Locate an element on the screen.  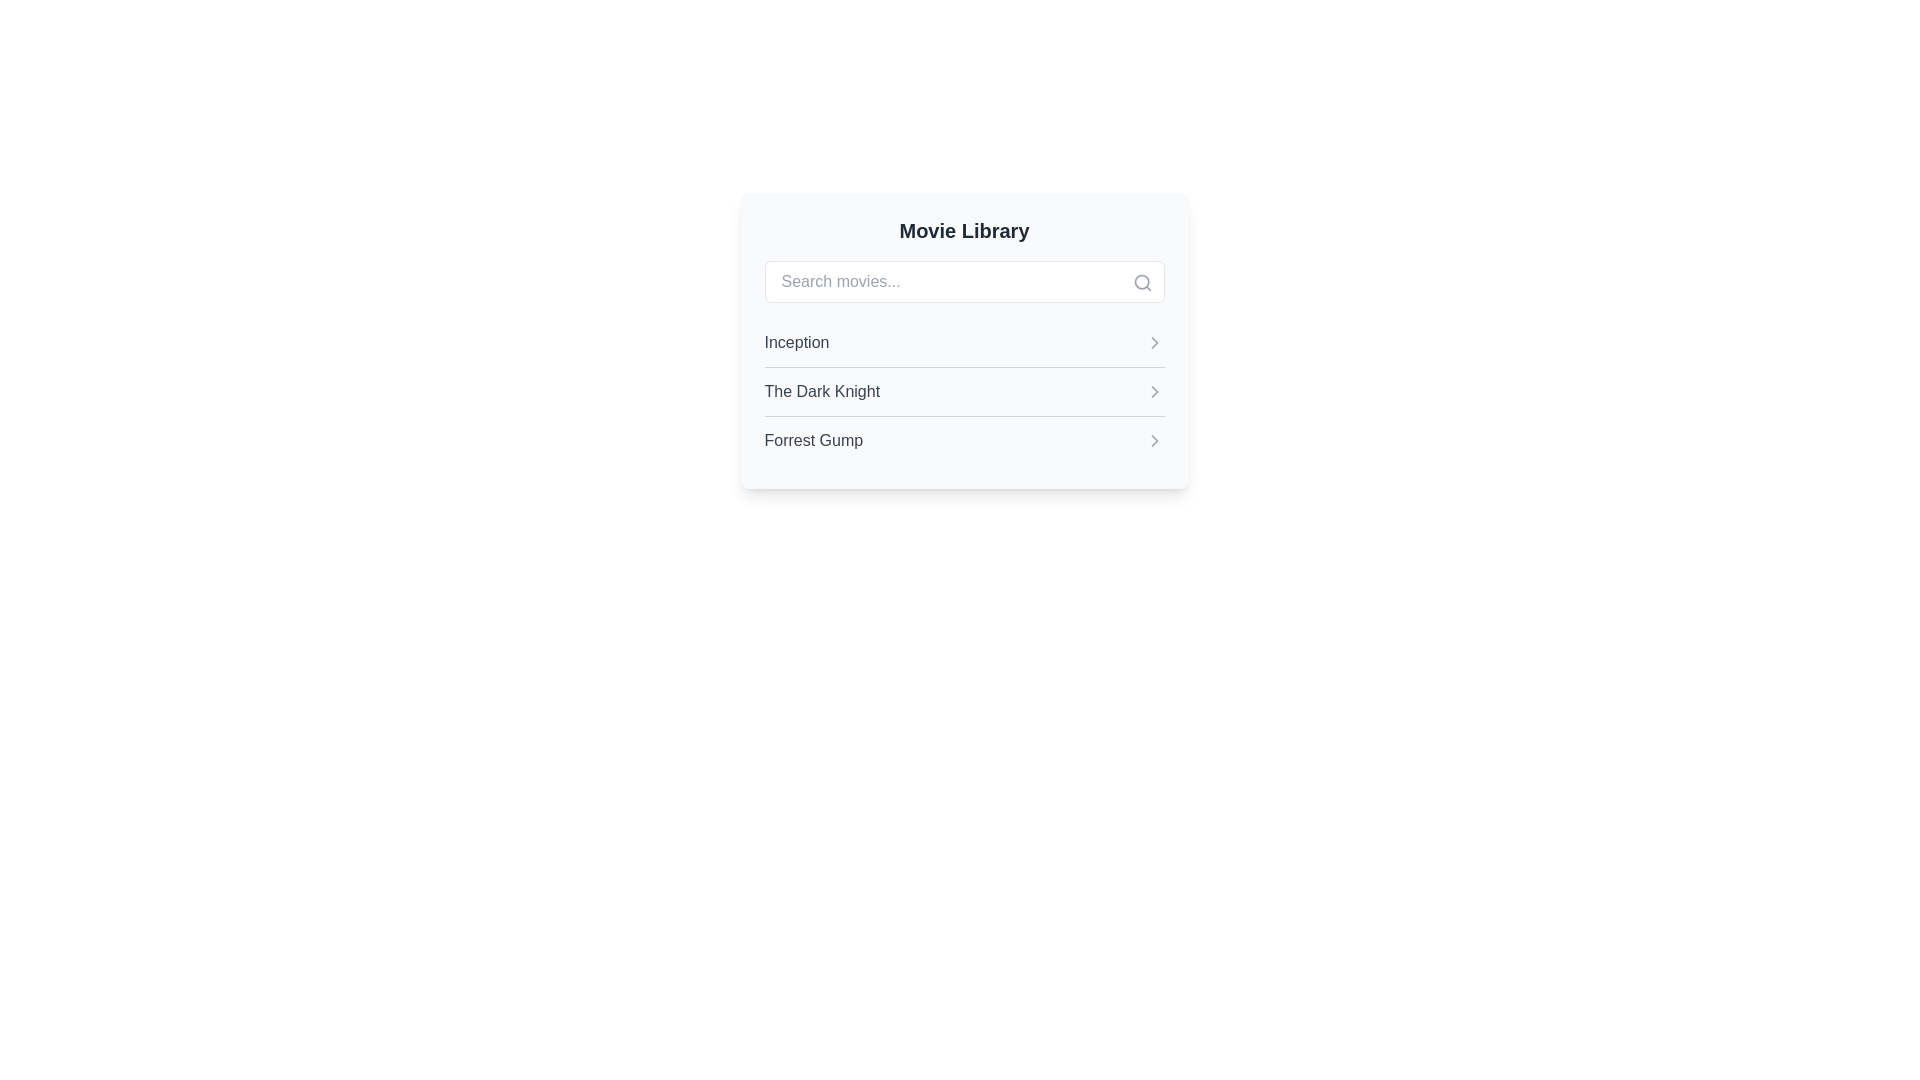
to select the movie item representing 'Inception', which is the first item in the vertical list of movie titles below the 'Search movies...' bar is located at coordinates (964, 342).